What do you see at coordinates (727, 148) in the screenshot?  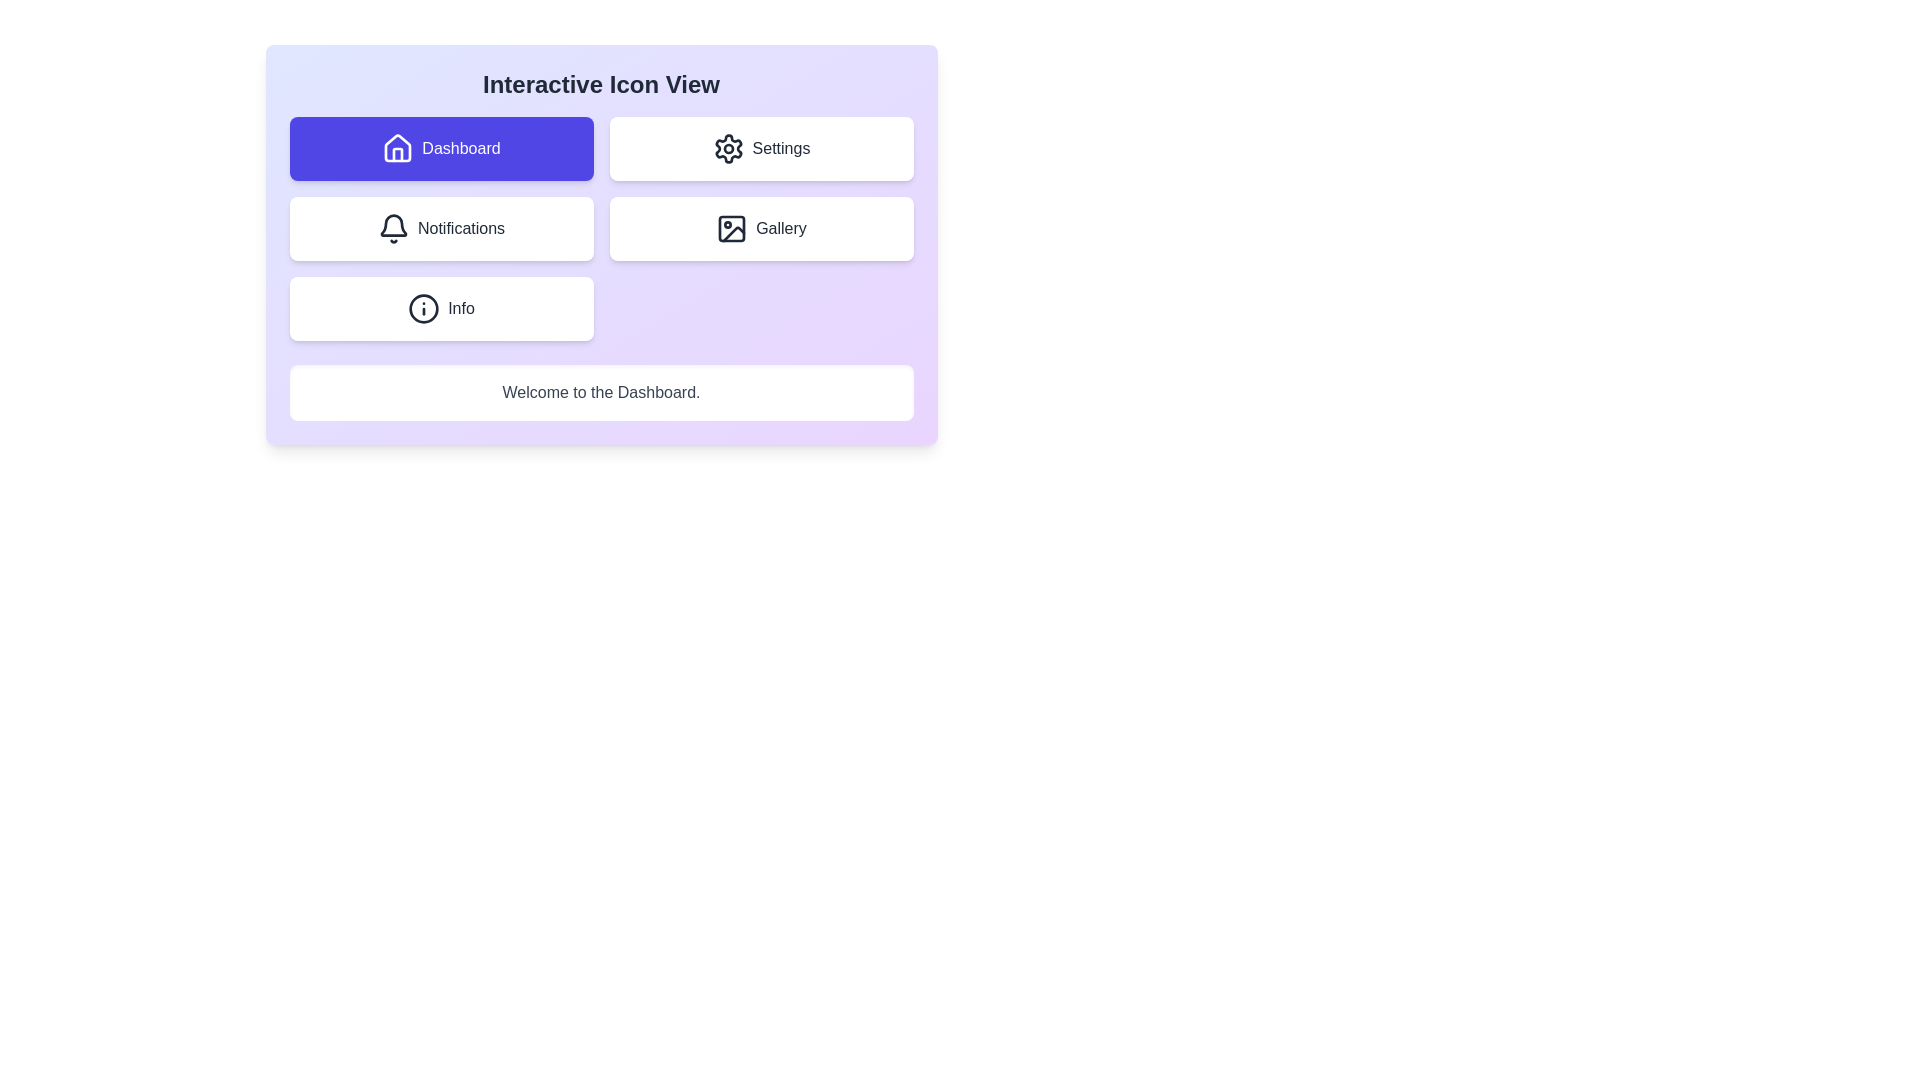 I see `the settings icon located` at bounding box center [727, 148].